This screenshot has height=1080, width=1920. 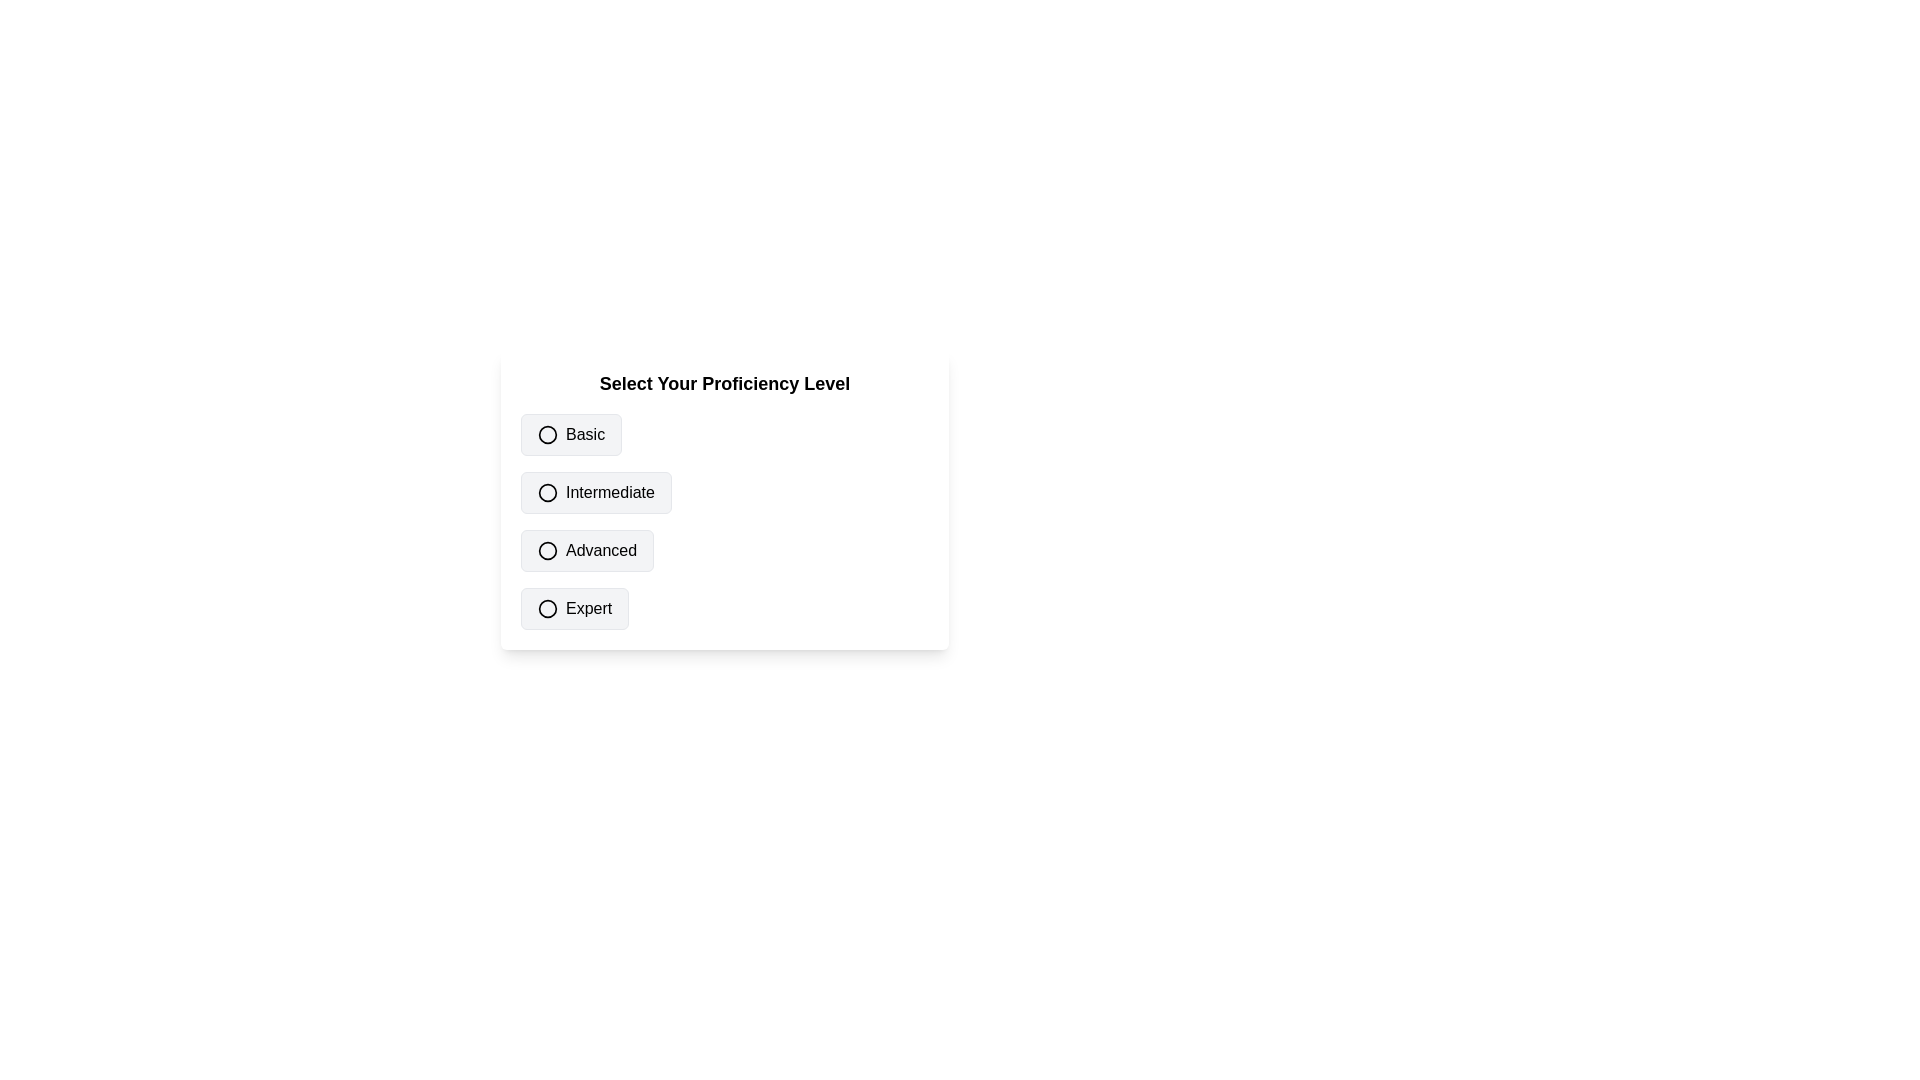 What do you see at coordinates (588, 608) in the screenshot?
I see `the text label displaying 'Expert' in the selectable option group for proficiency level` at bounding box center [588, 608].